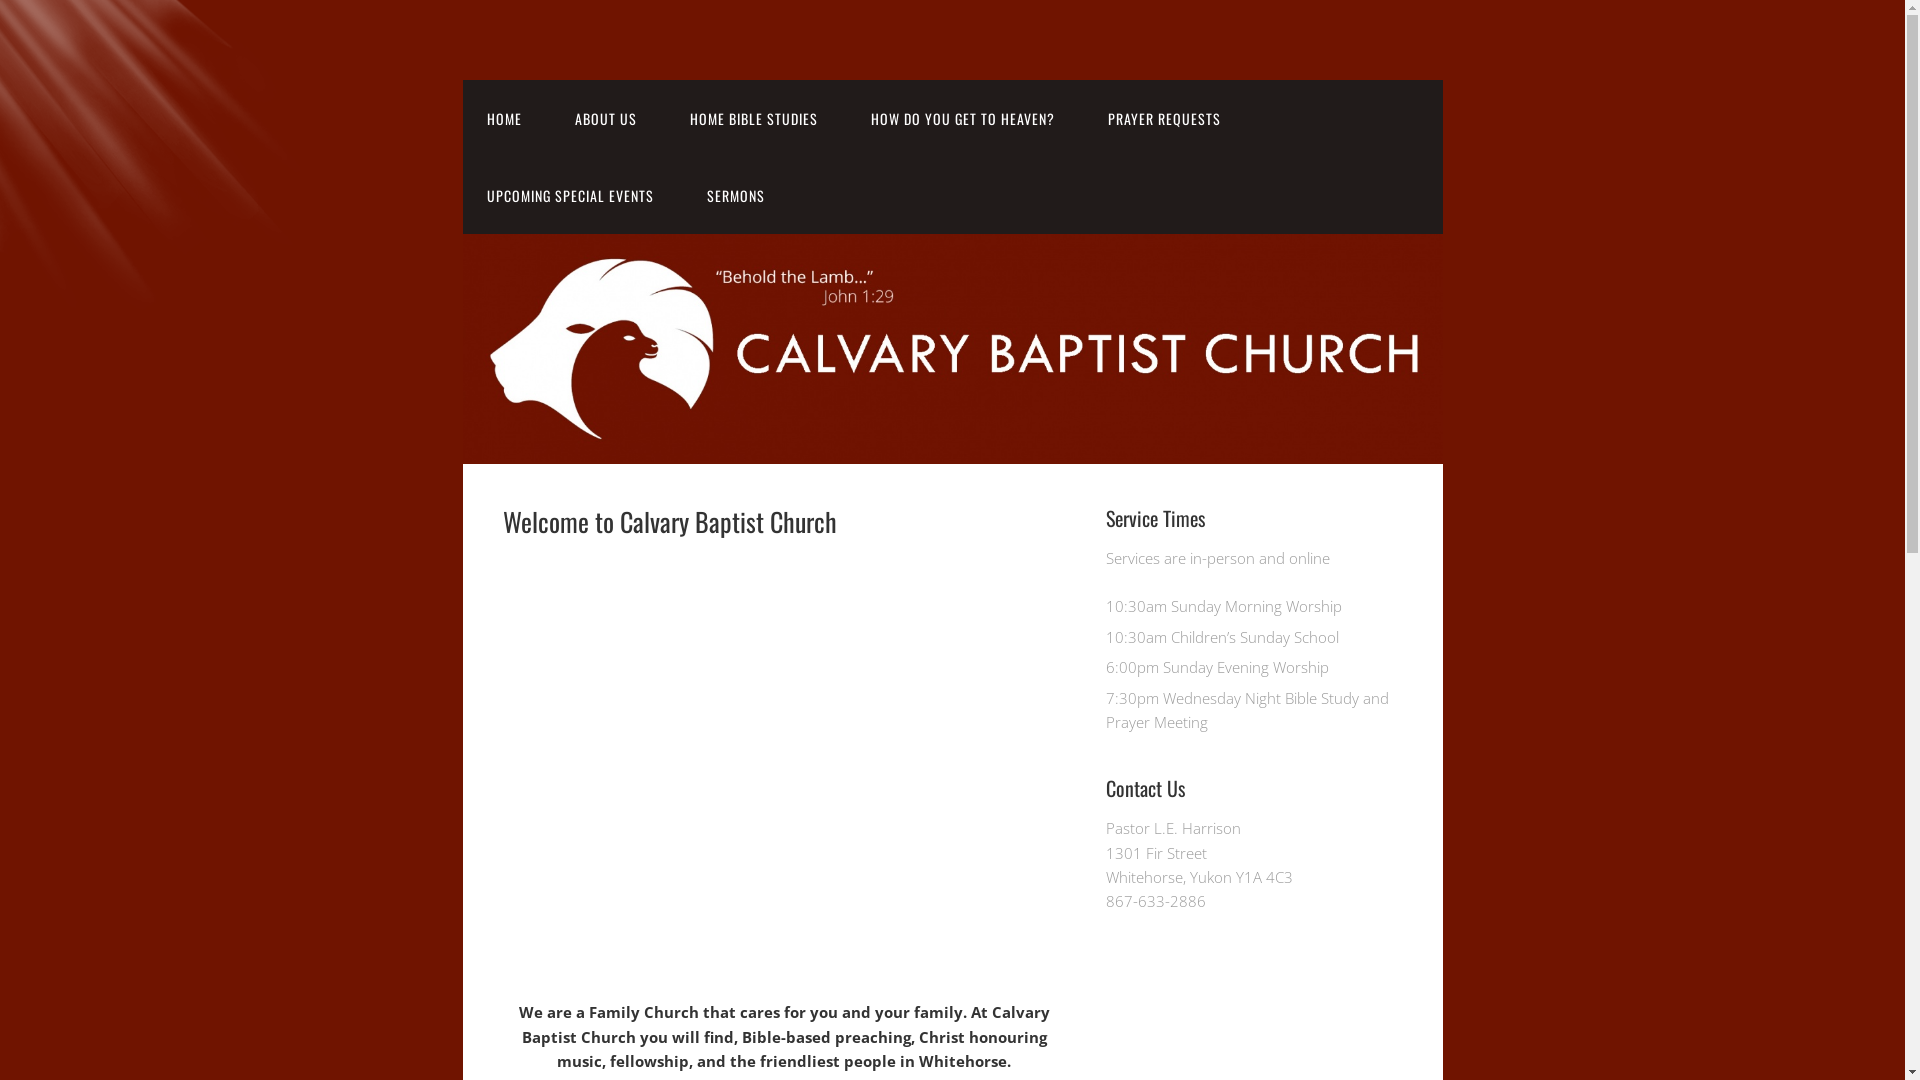 Image resolution: width=1920 pixels, height=1080 pixels. What do you see at coordinates (666, 118) in the screenshot?
I see `'HOME BIBLE STUDIES'` at bounding box center [666, 118].